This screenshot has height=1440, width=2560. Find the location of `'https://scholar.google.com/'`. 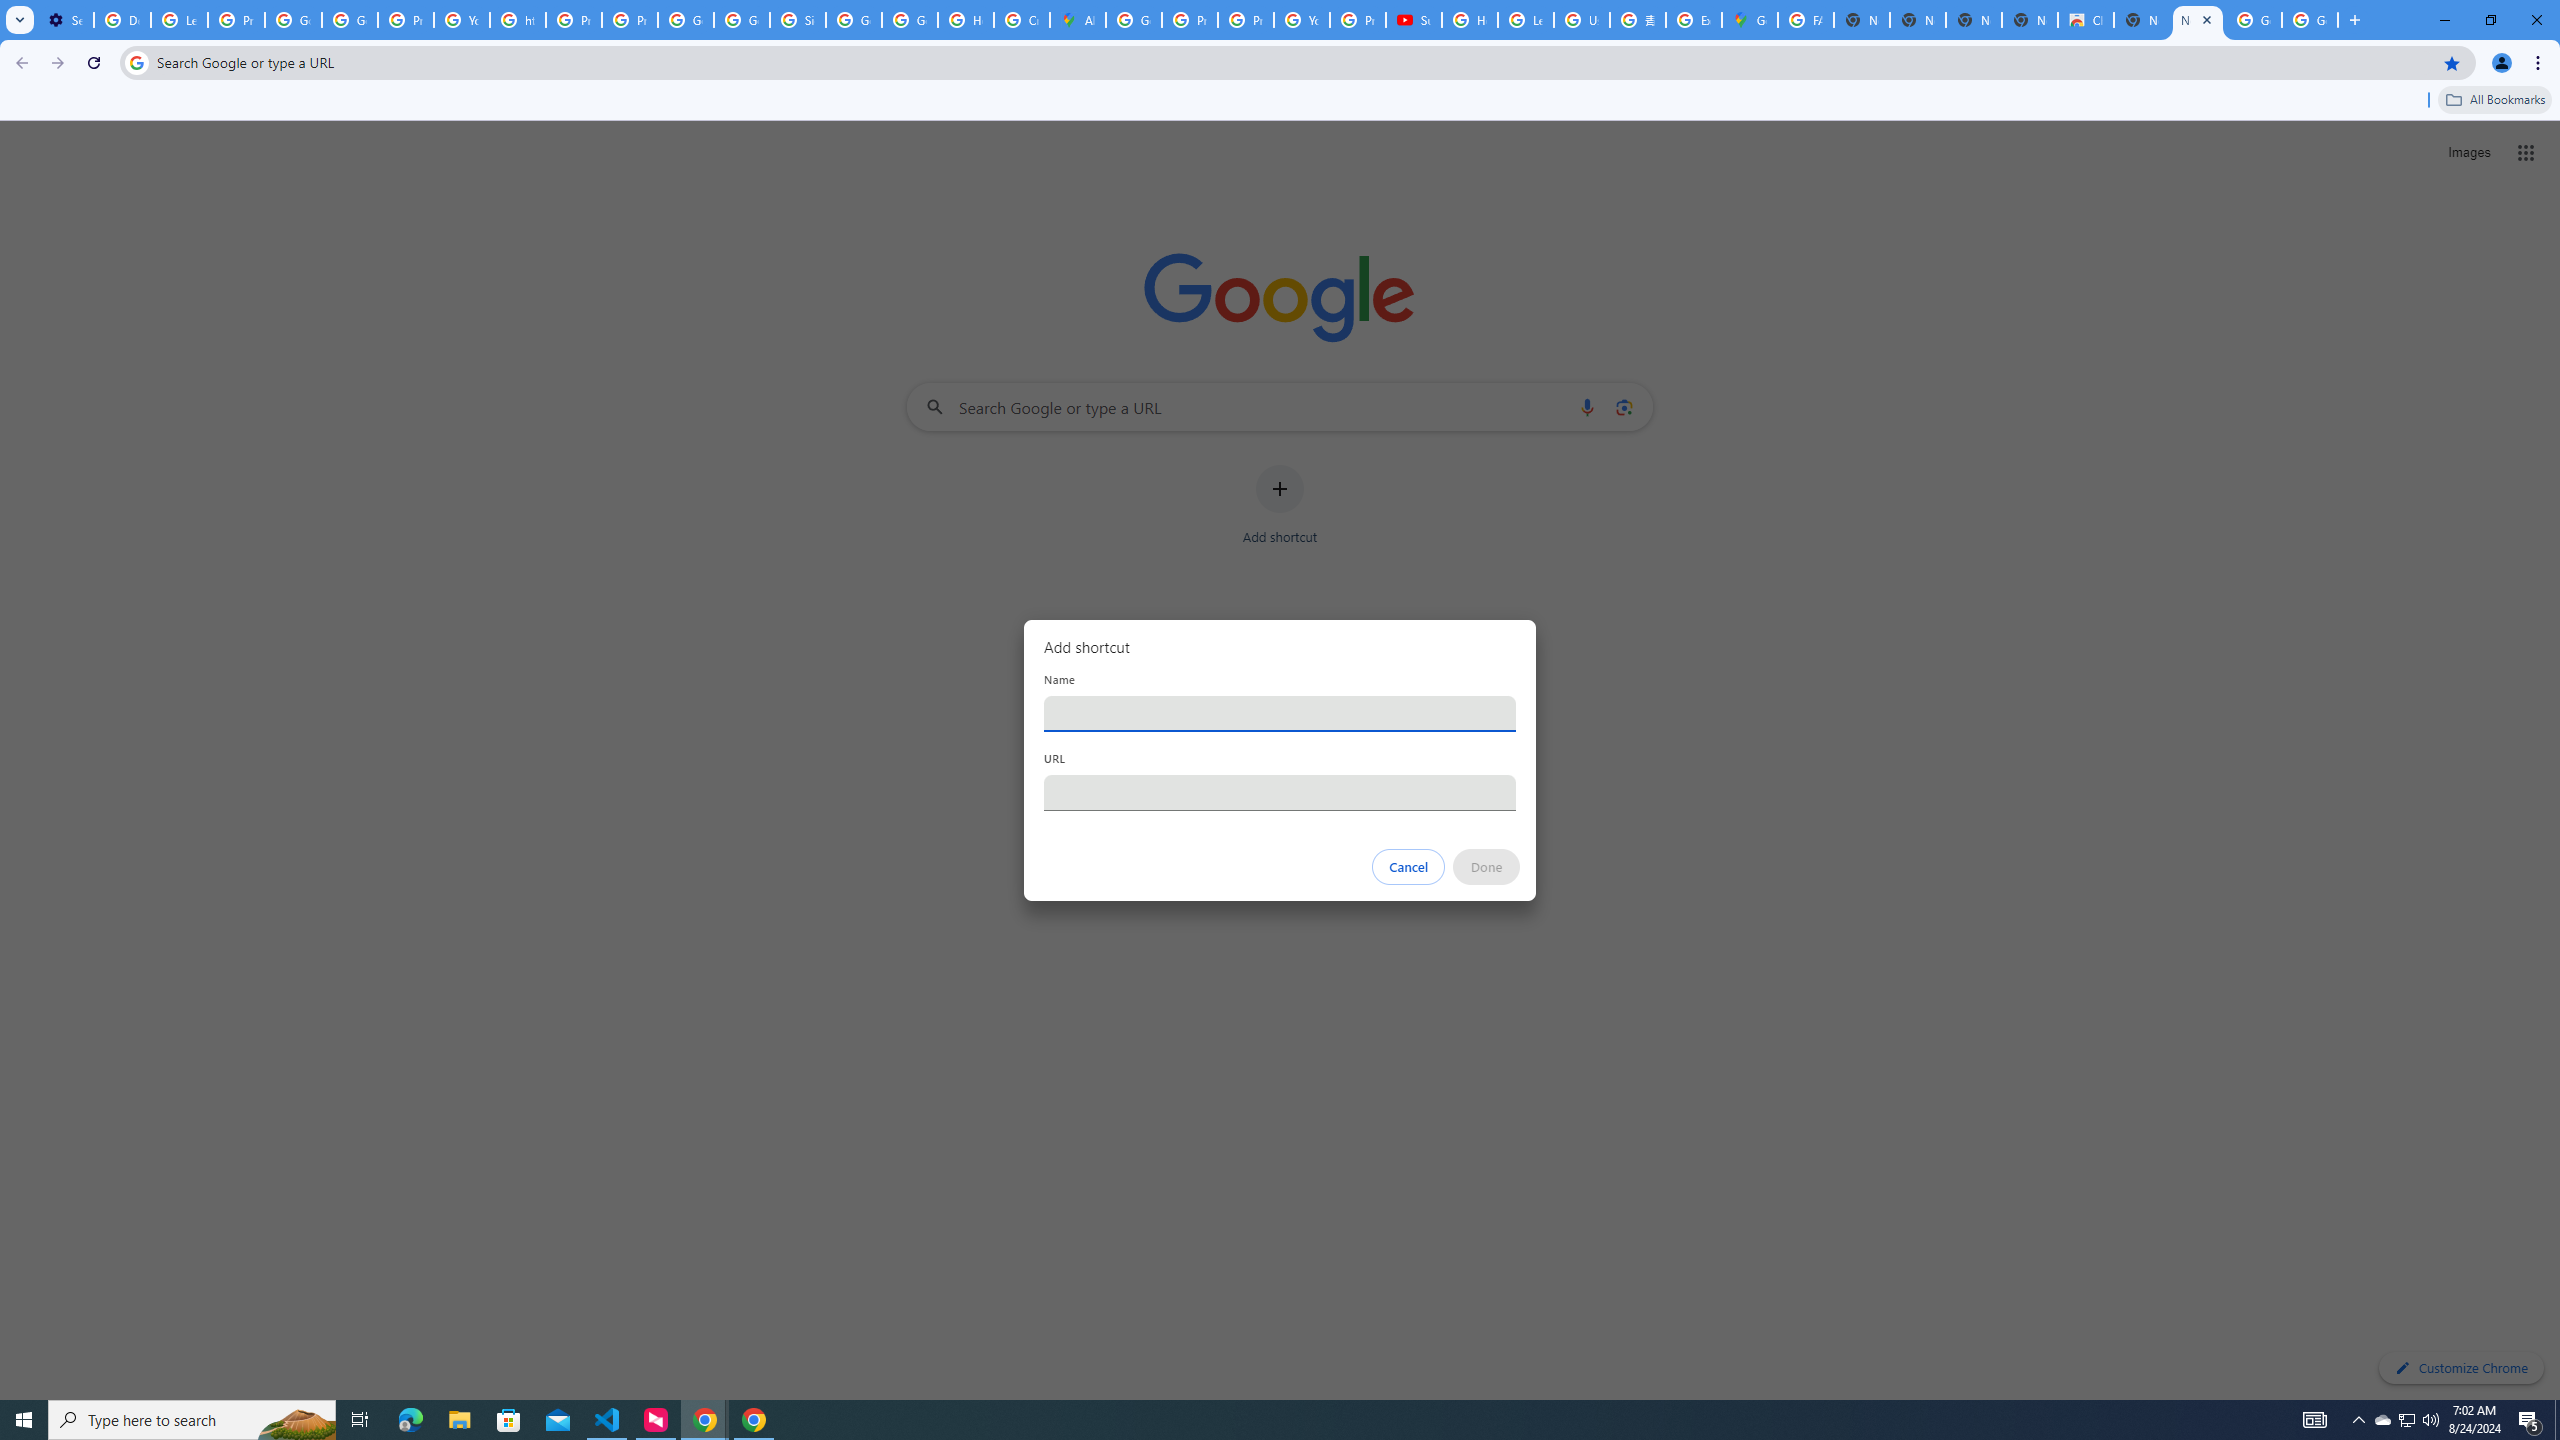

'https://scholar.google.com/' is located at coordinates (517, 19).